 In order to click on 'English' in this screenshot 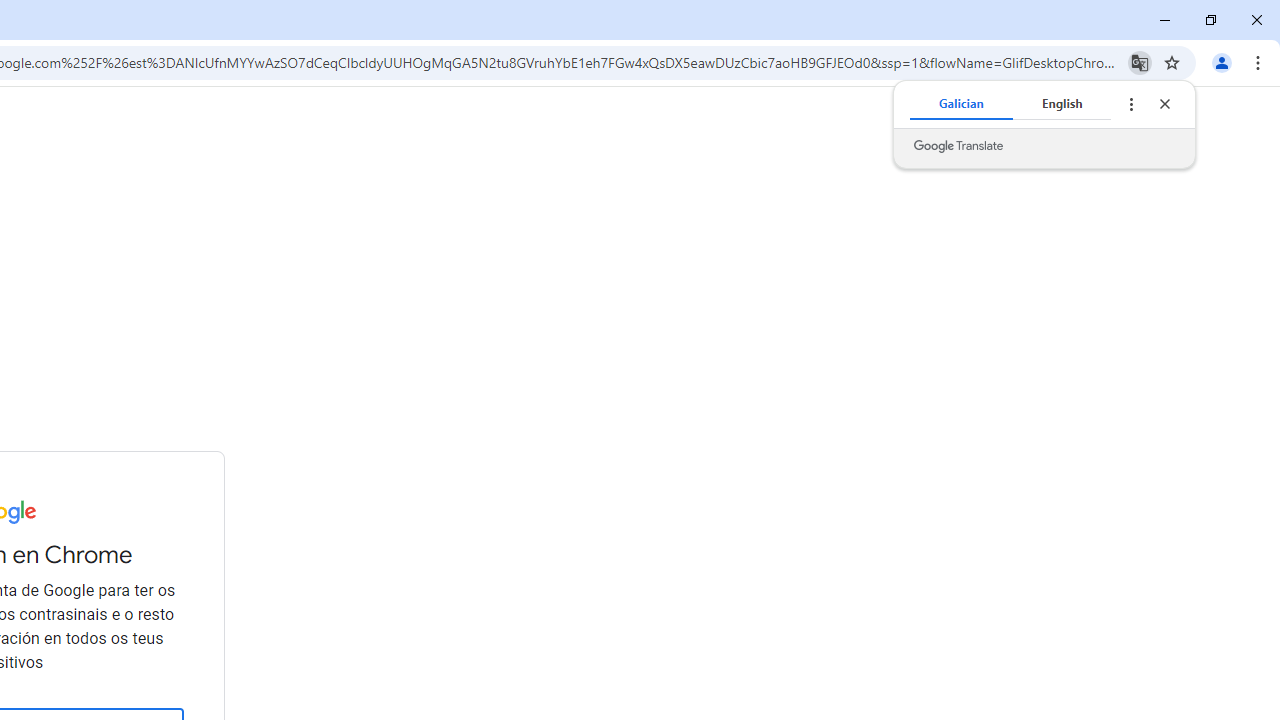, I will do `click(1060, 104)`.